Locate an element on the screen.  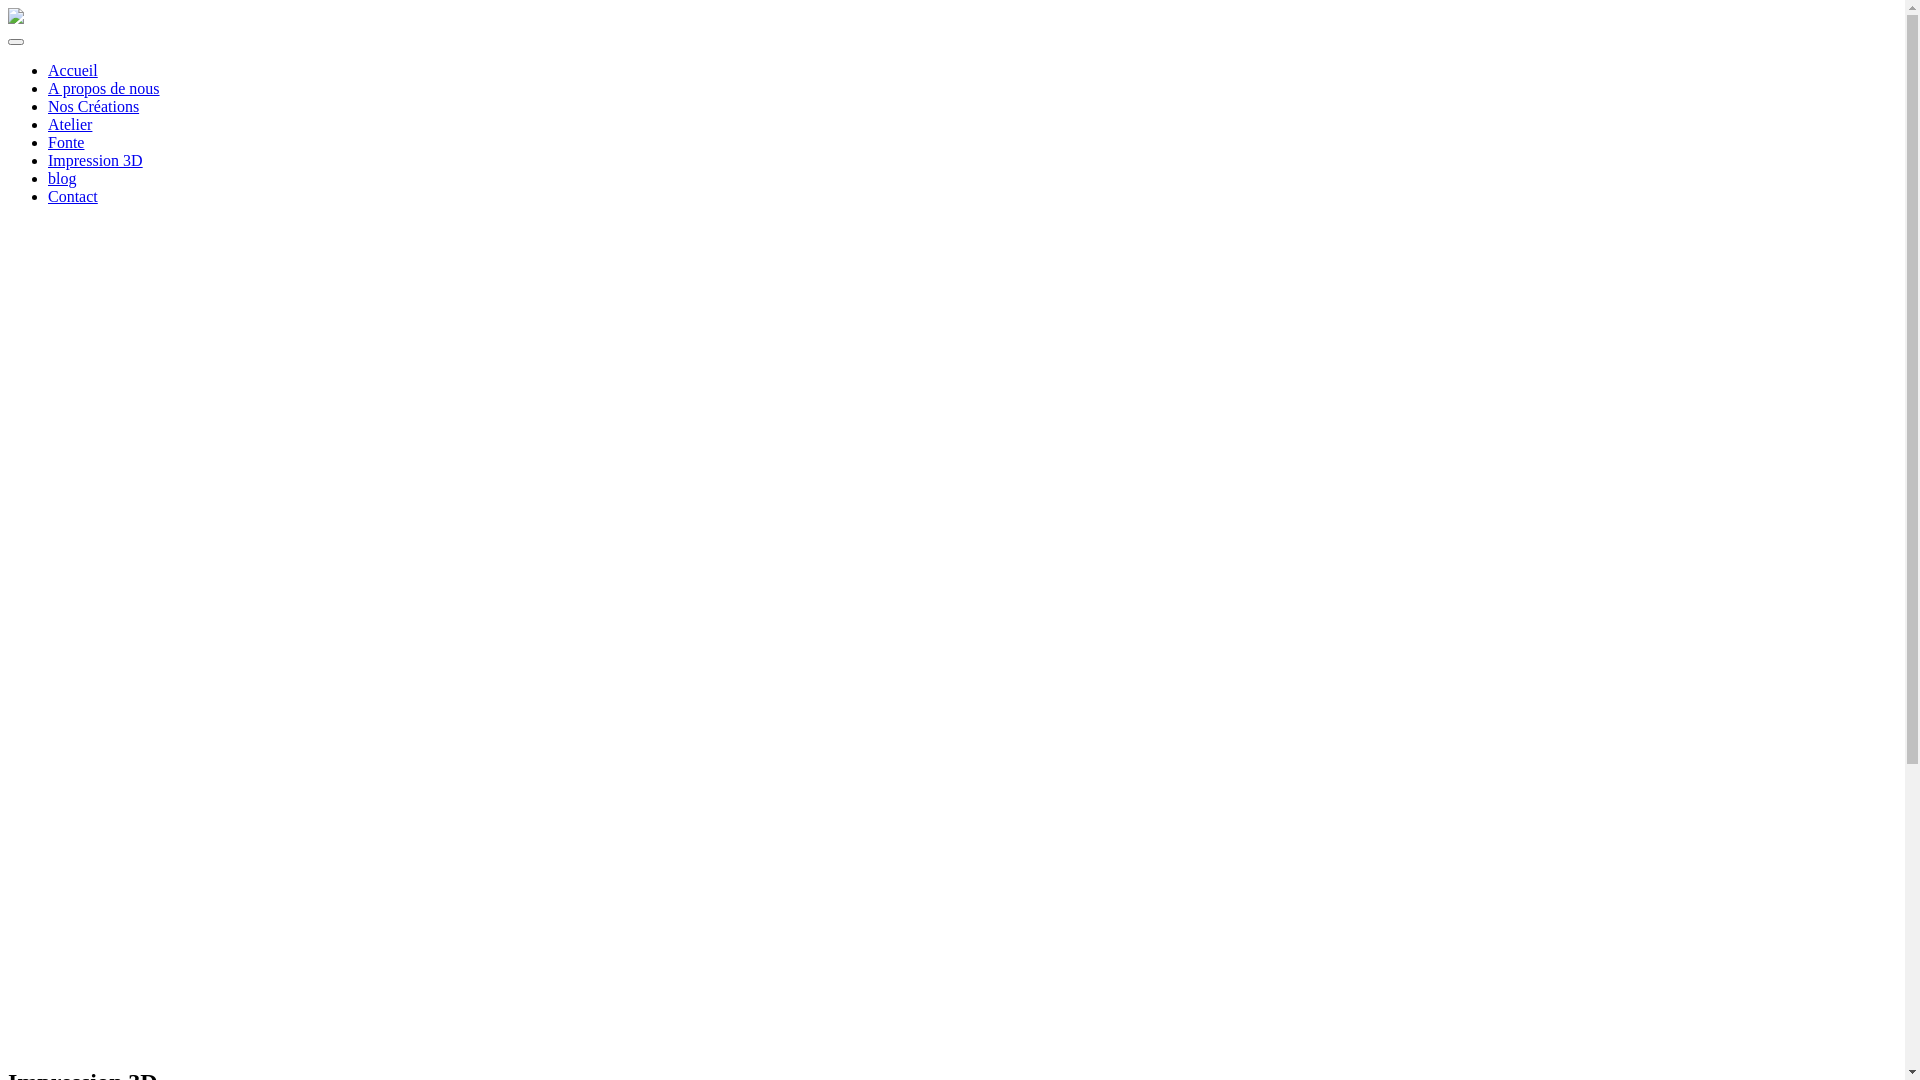
'Accueil' is located at coordinates (72, 69).